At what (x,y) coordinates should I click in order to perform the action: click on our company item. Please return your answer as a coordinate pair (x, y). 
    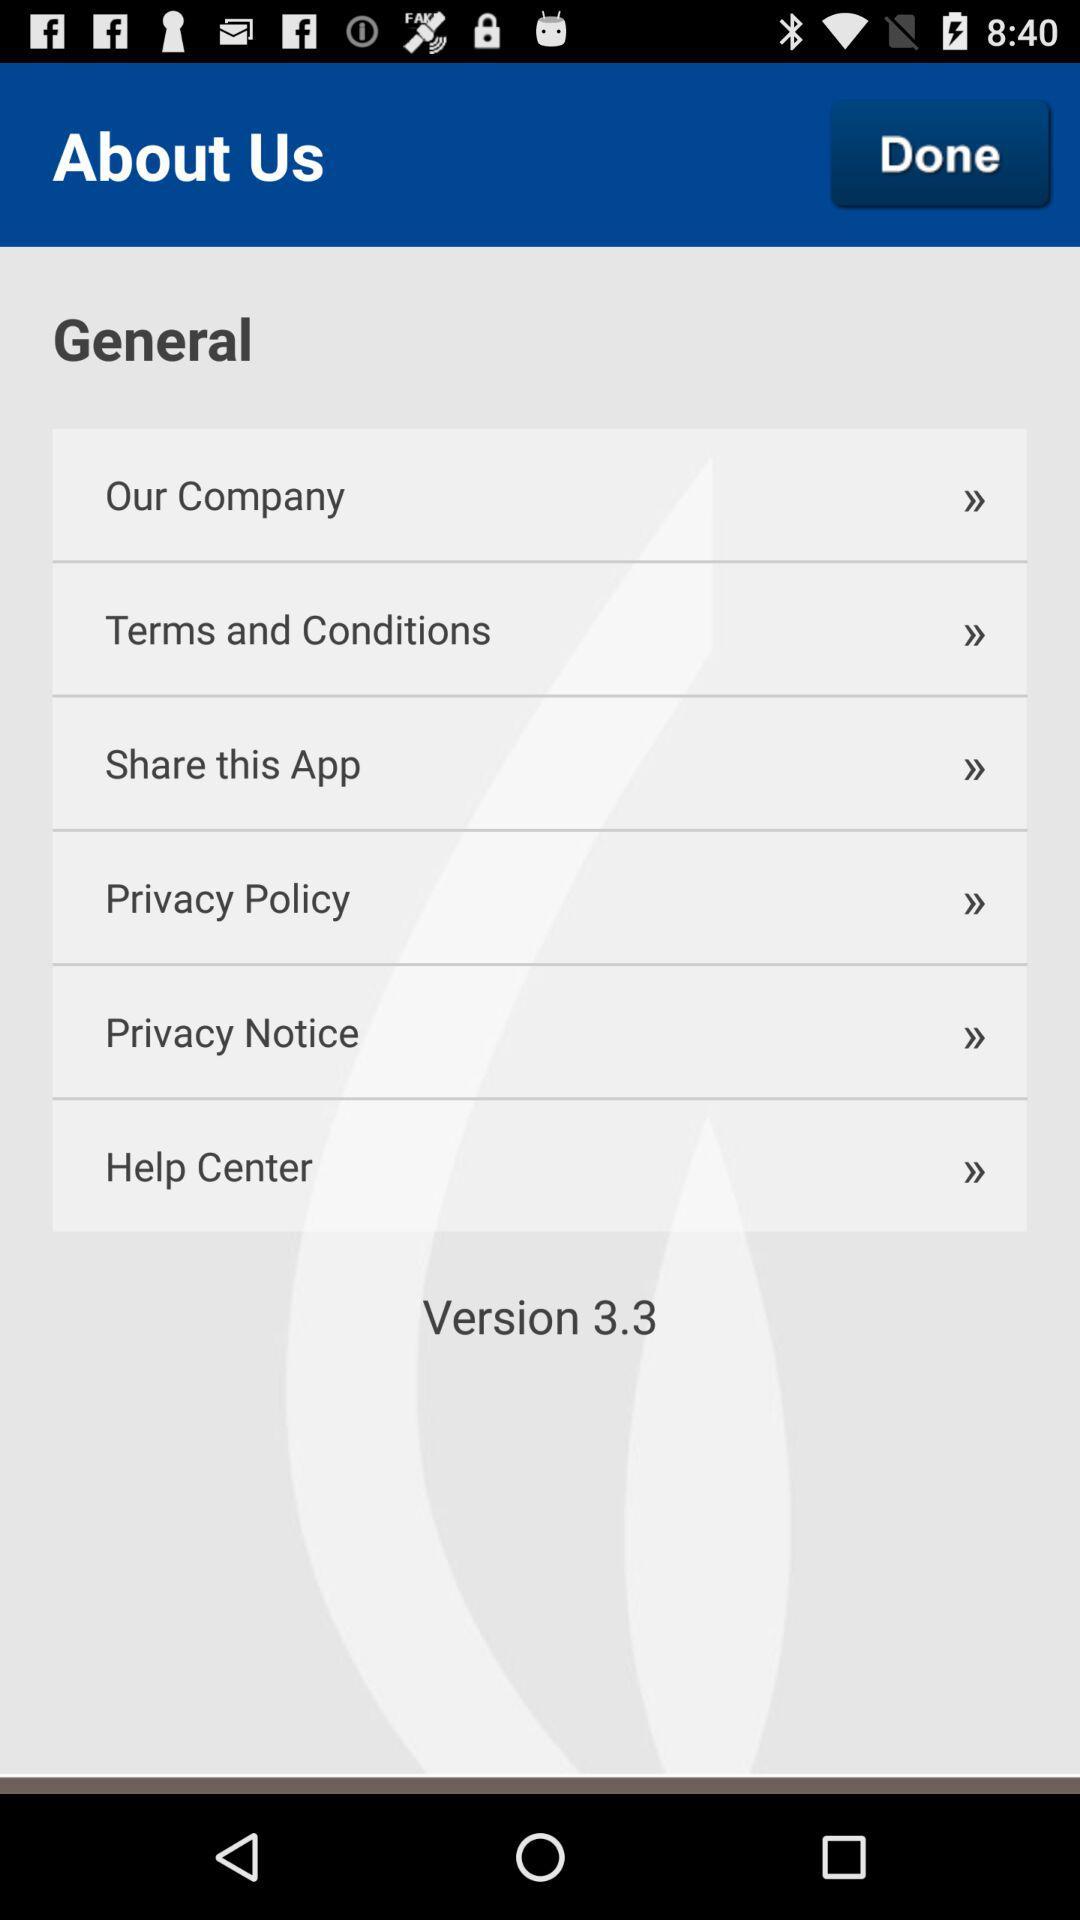
    Looking at the image, I should click on (476, 494).